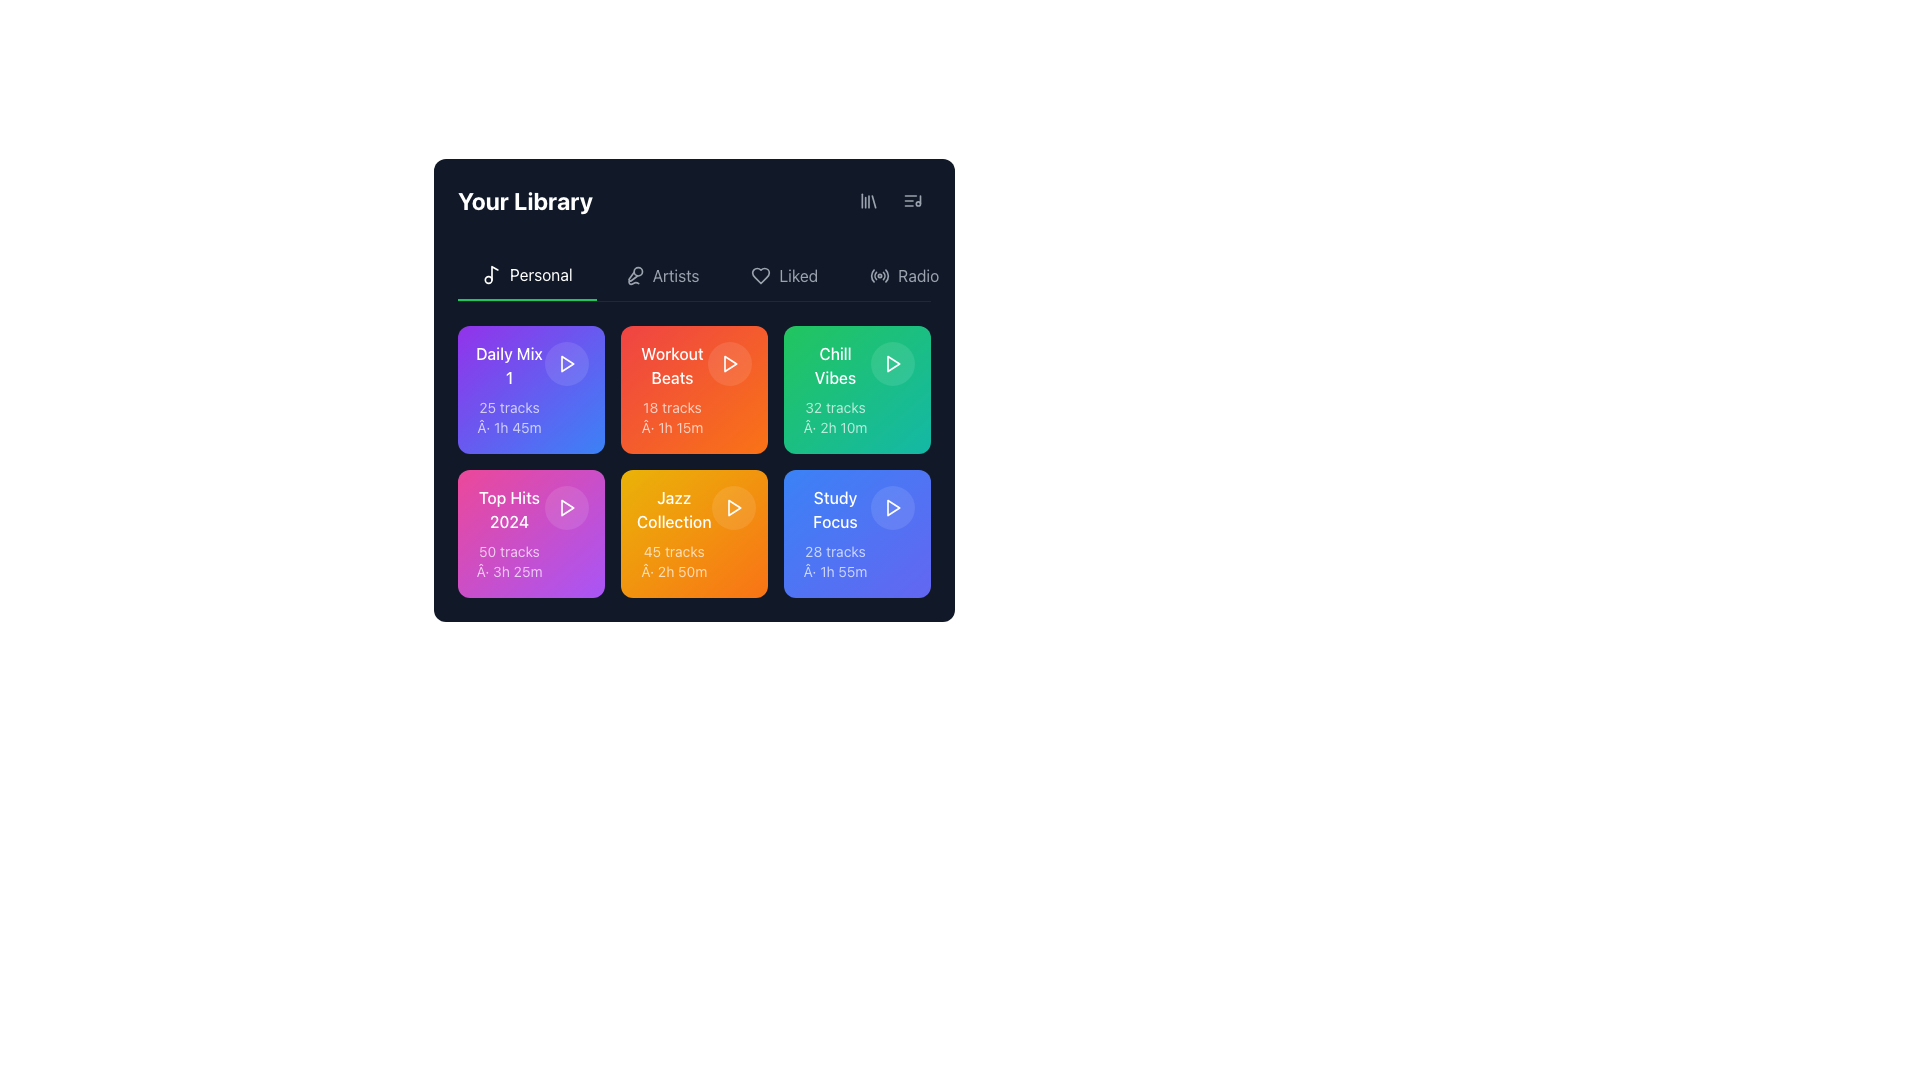  Describe the element at coordinates (525, 200) in the screenshot. I see `text label that displays 'Your Library', which is bold, large, and white against a dark background, located at the top-left area of the interface` at that location.